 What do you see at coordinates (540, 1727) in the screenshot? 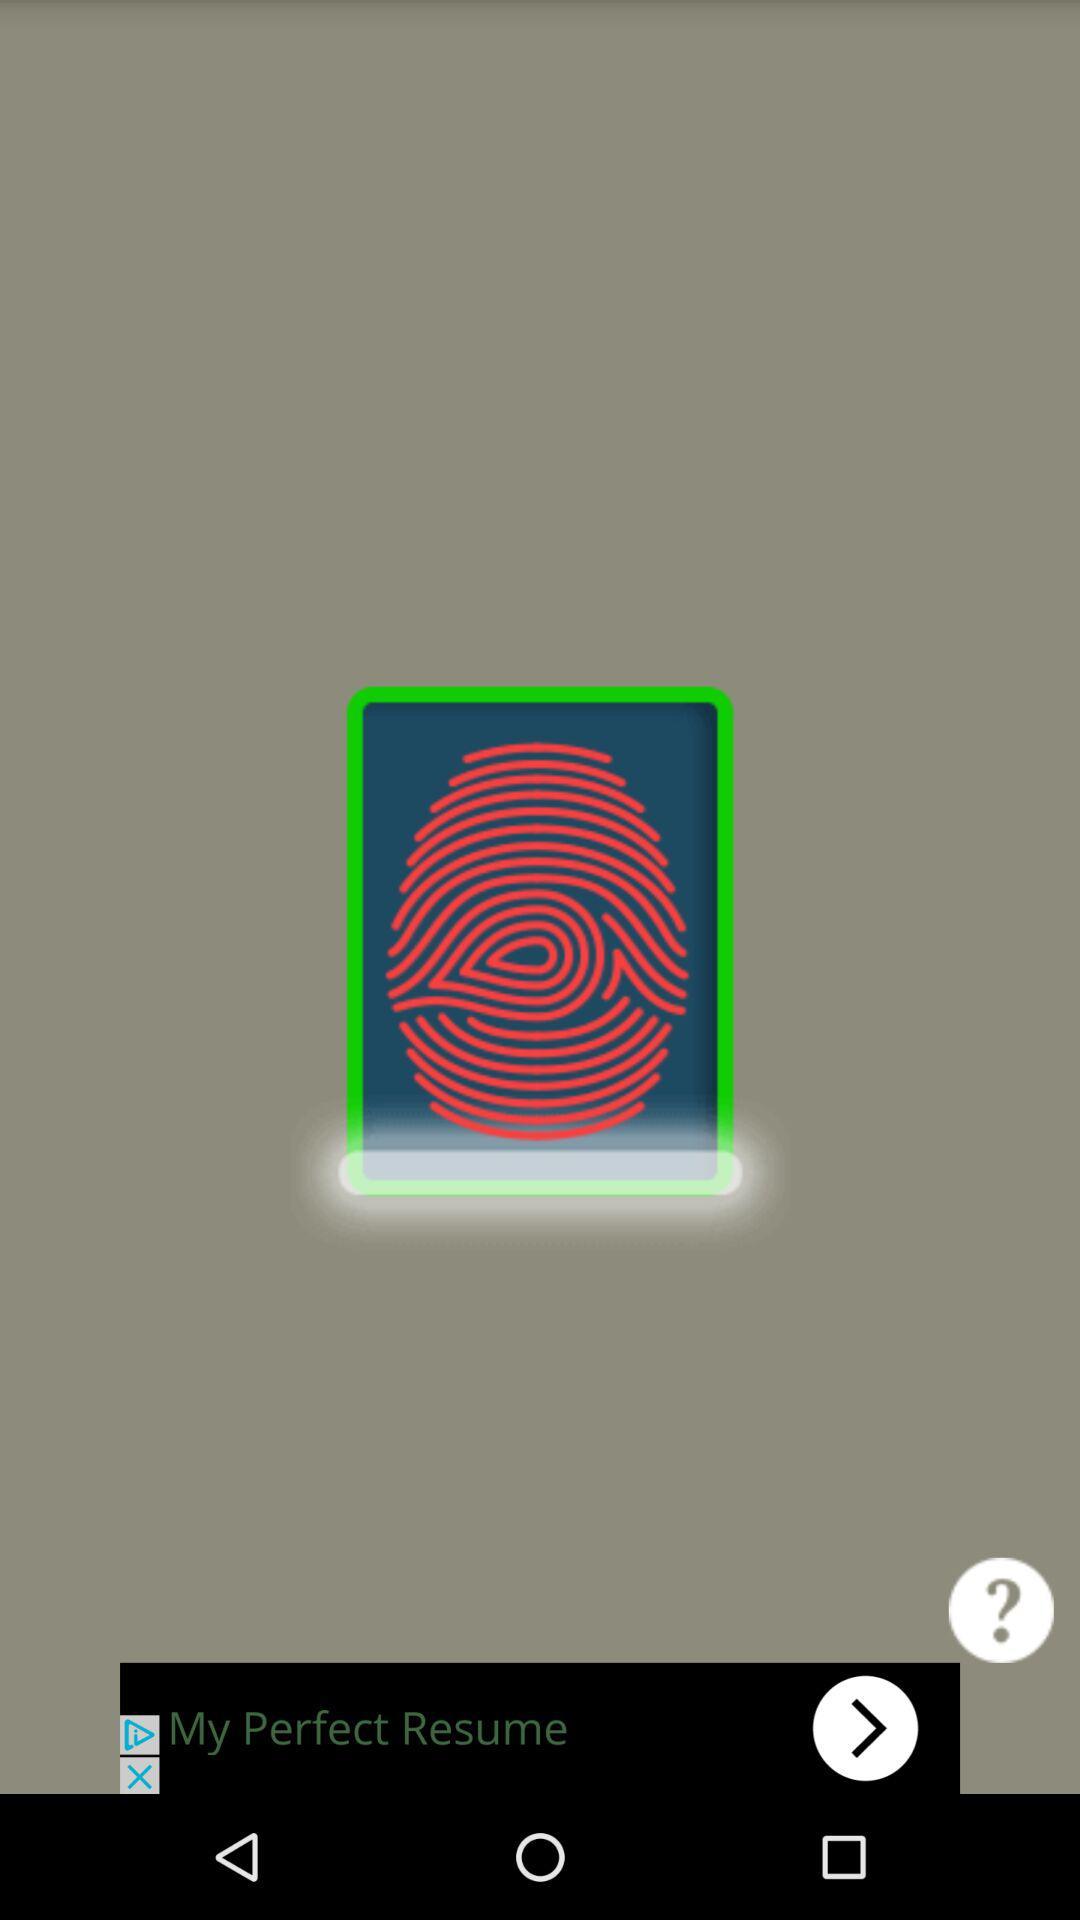
I see `make advertisement` at bounding box center [540, 1727].